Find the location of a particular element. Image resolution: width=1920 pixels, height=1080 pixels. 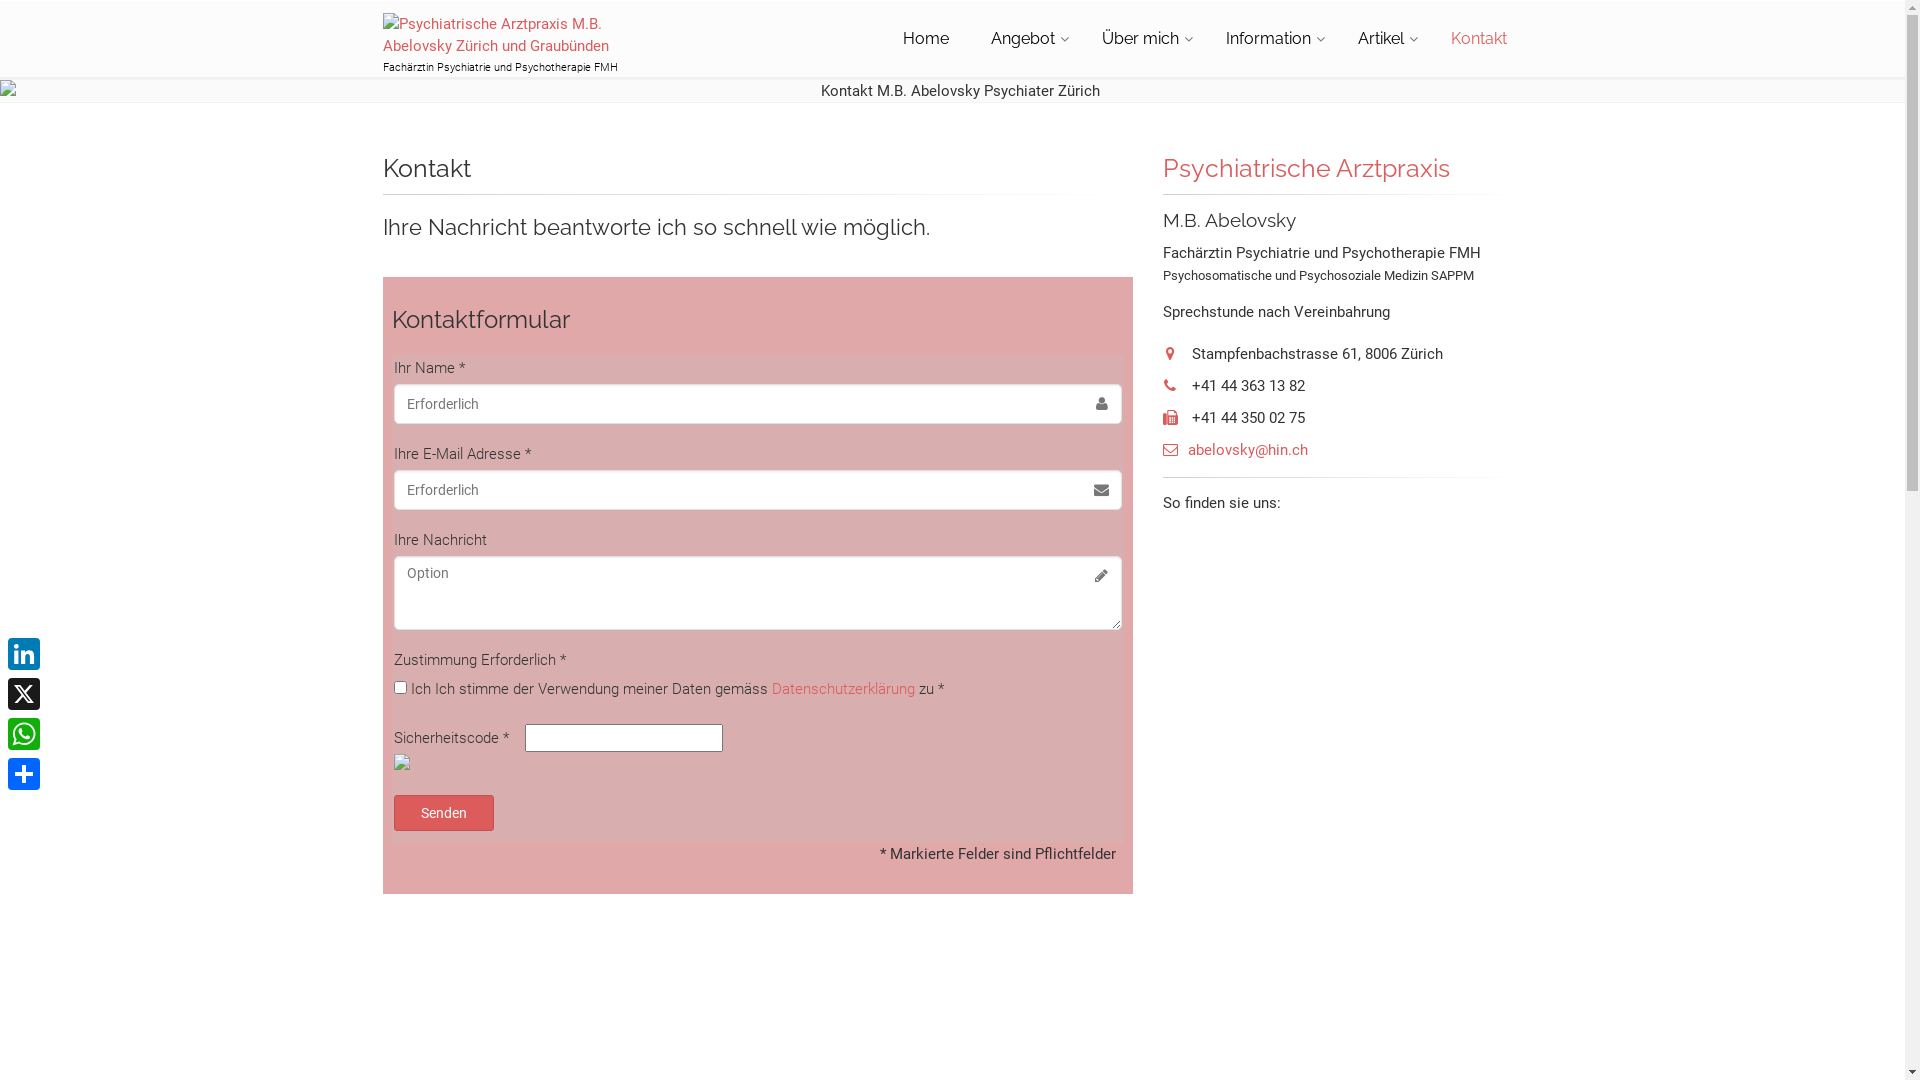

'abelovsky@hin.ch' is located at coordinates (1233, 450).